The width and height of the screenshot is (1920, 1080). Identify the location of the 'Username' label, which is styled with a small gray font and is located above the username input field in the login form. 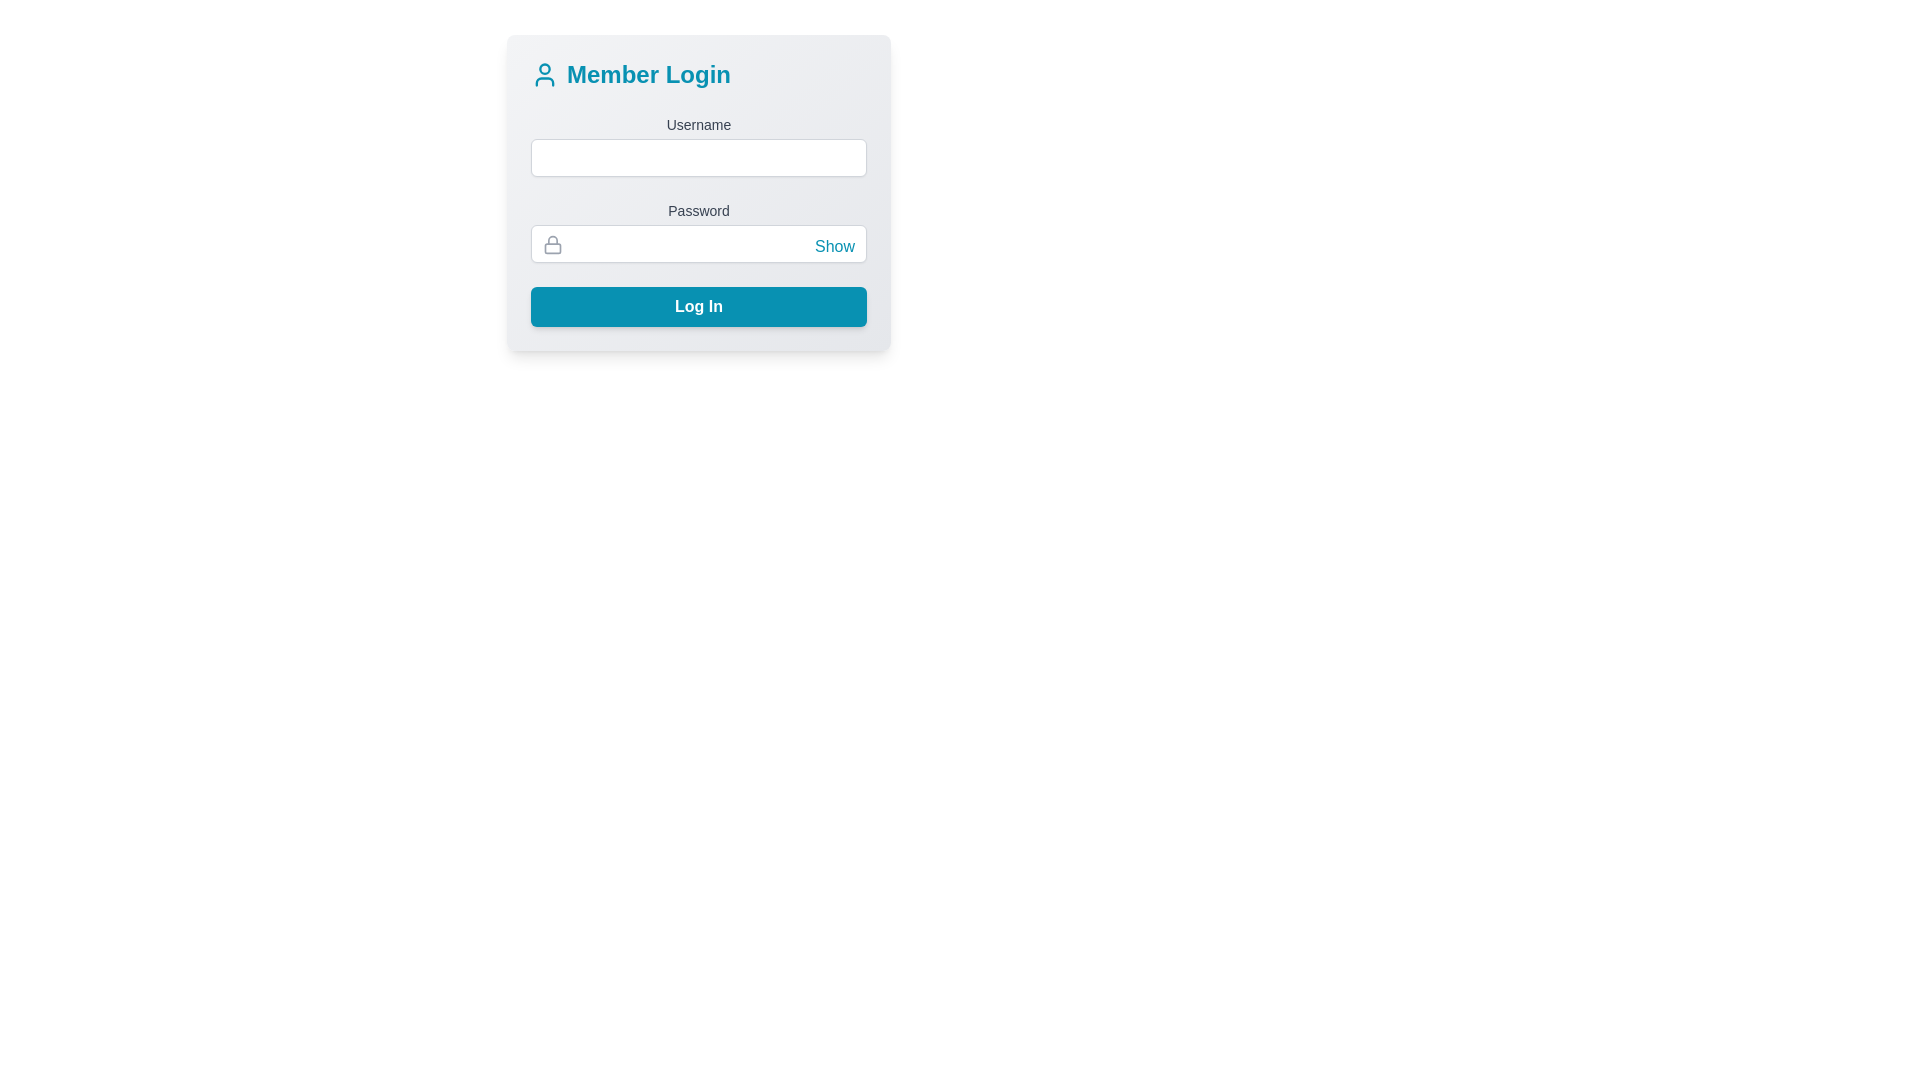
(699, 124).